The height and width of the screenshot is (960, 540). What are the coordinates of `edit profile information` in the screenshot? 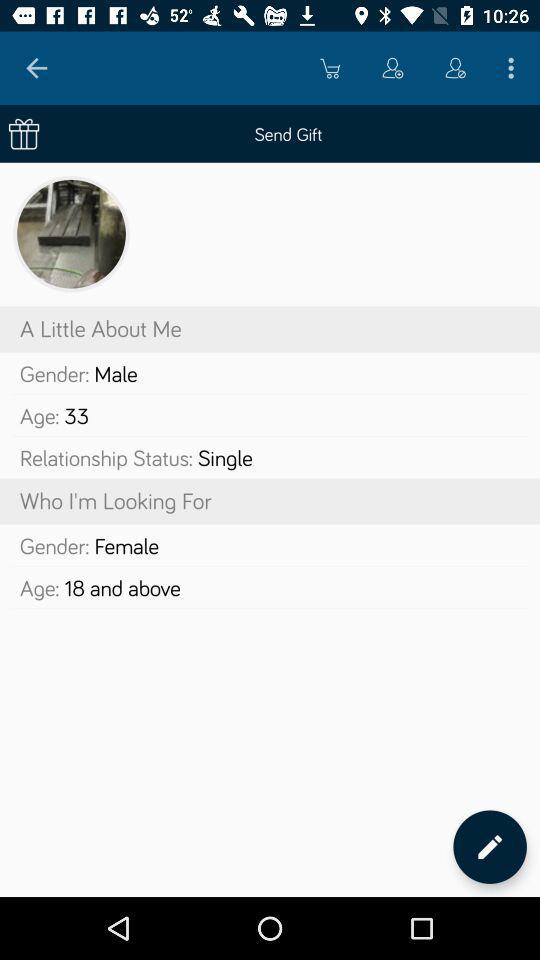 It's located at (489, 846).